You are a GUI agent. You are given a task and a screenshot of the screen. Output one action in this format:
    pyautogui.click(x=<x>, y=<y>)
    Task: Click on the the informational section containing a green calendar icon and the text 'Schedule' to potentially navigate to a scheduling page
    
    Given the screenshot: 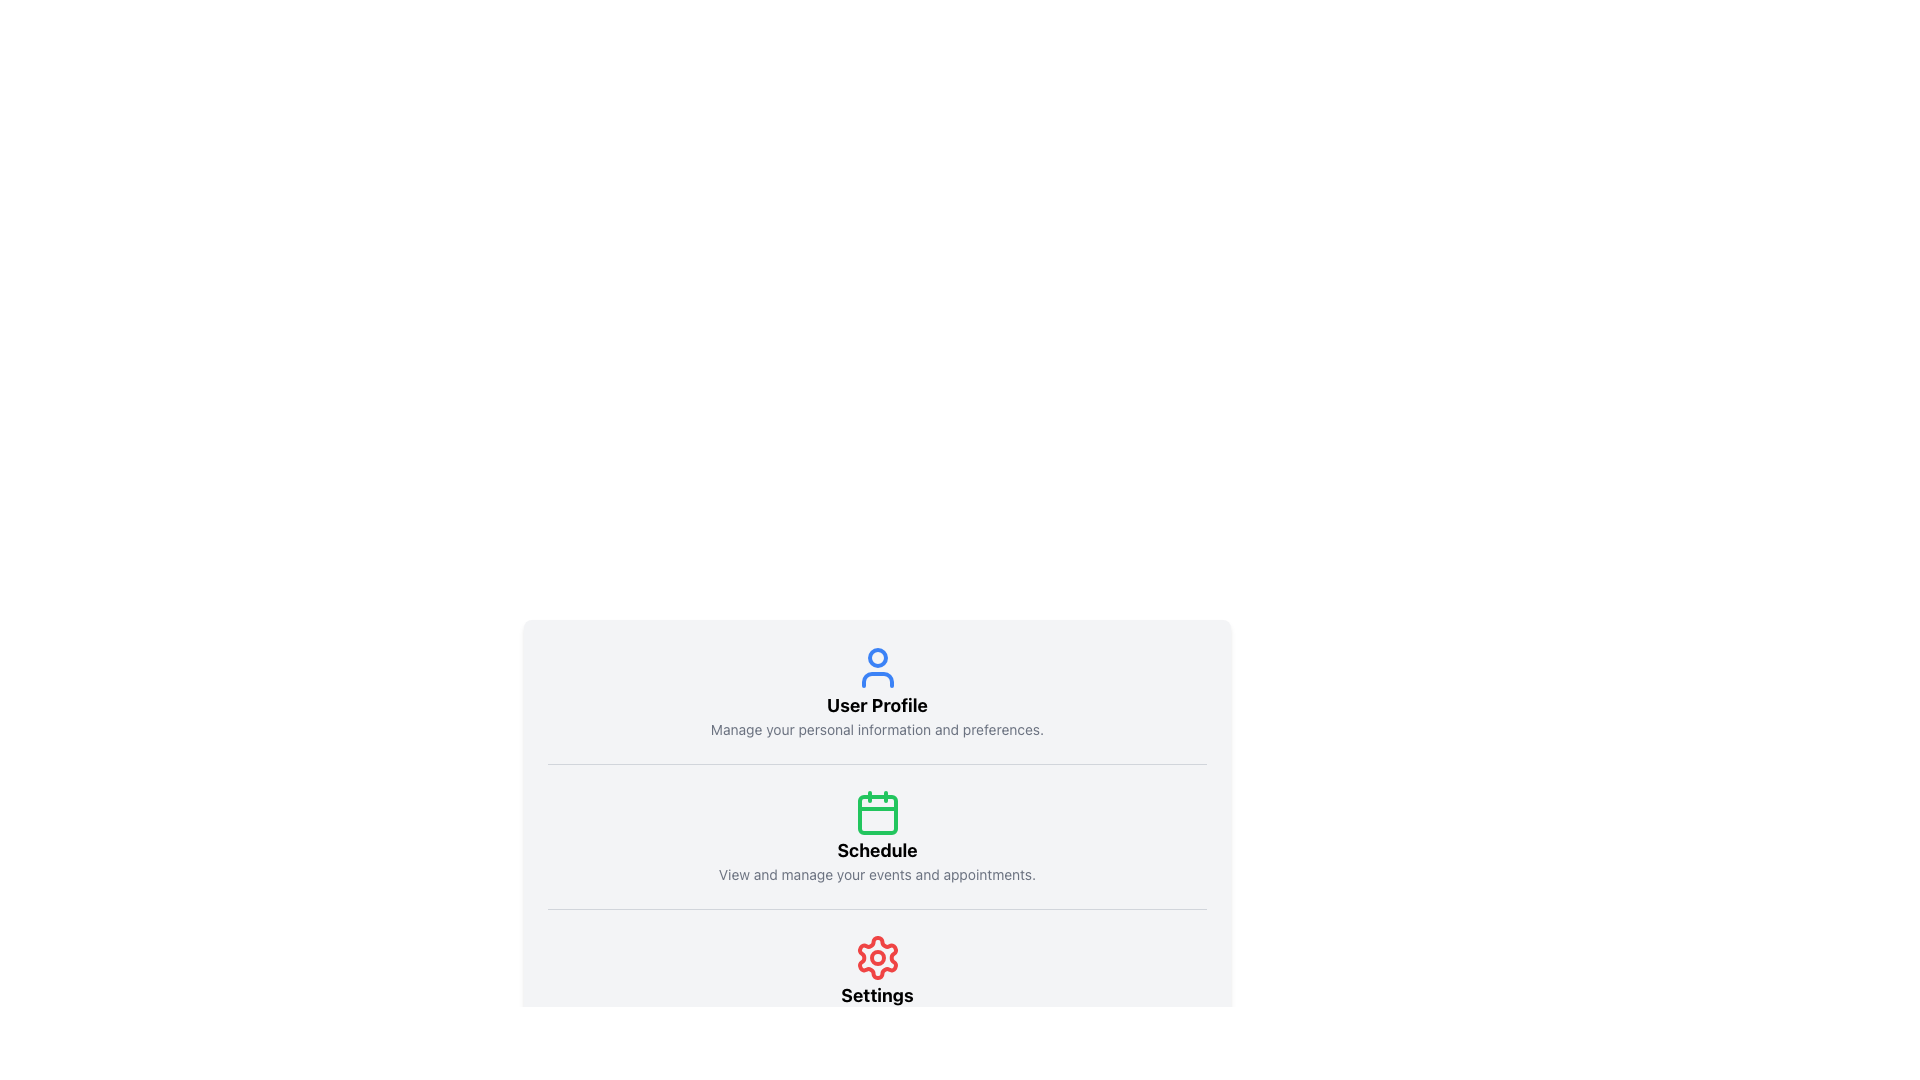 What is the action you would take?
    pyautogui.click(x=877, y=837)
    